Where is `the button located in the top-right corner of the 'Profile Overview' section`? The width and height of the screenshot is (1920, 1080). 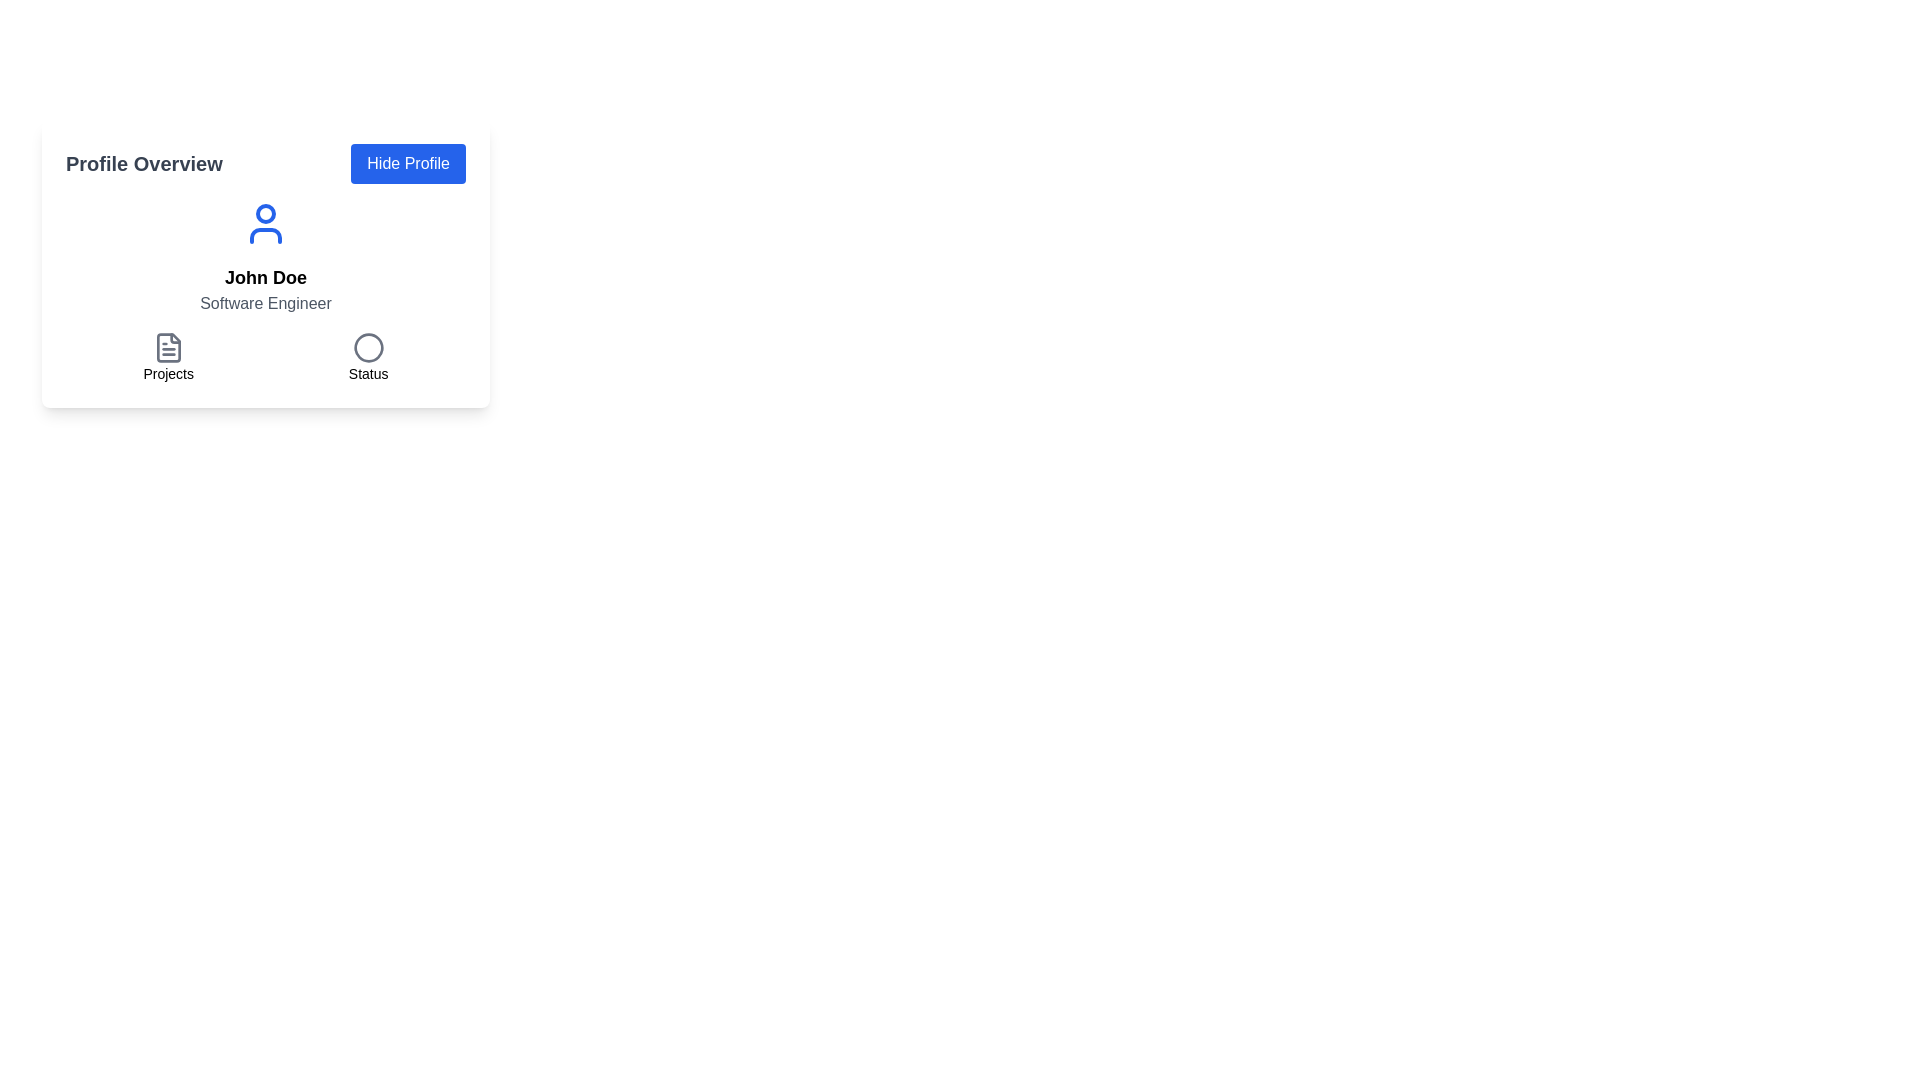 the button located in the top-right corner of the 'Profile Overview' section is located at coordinates (407, 163).